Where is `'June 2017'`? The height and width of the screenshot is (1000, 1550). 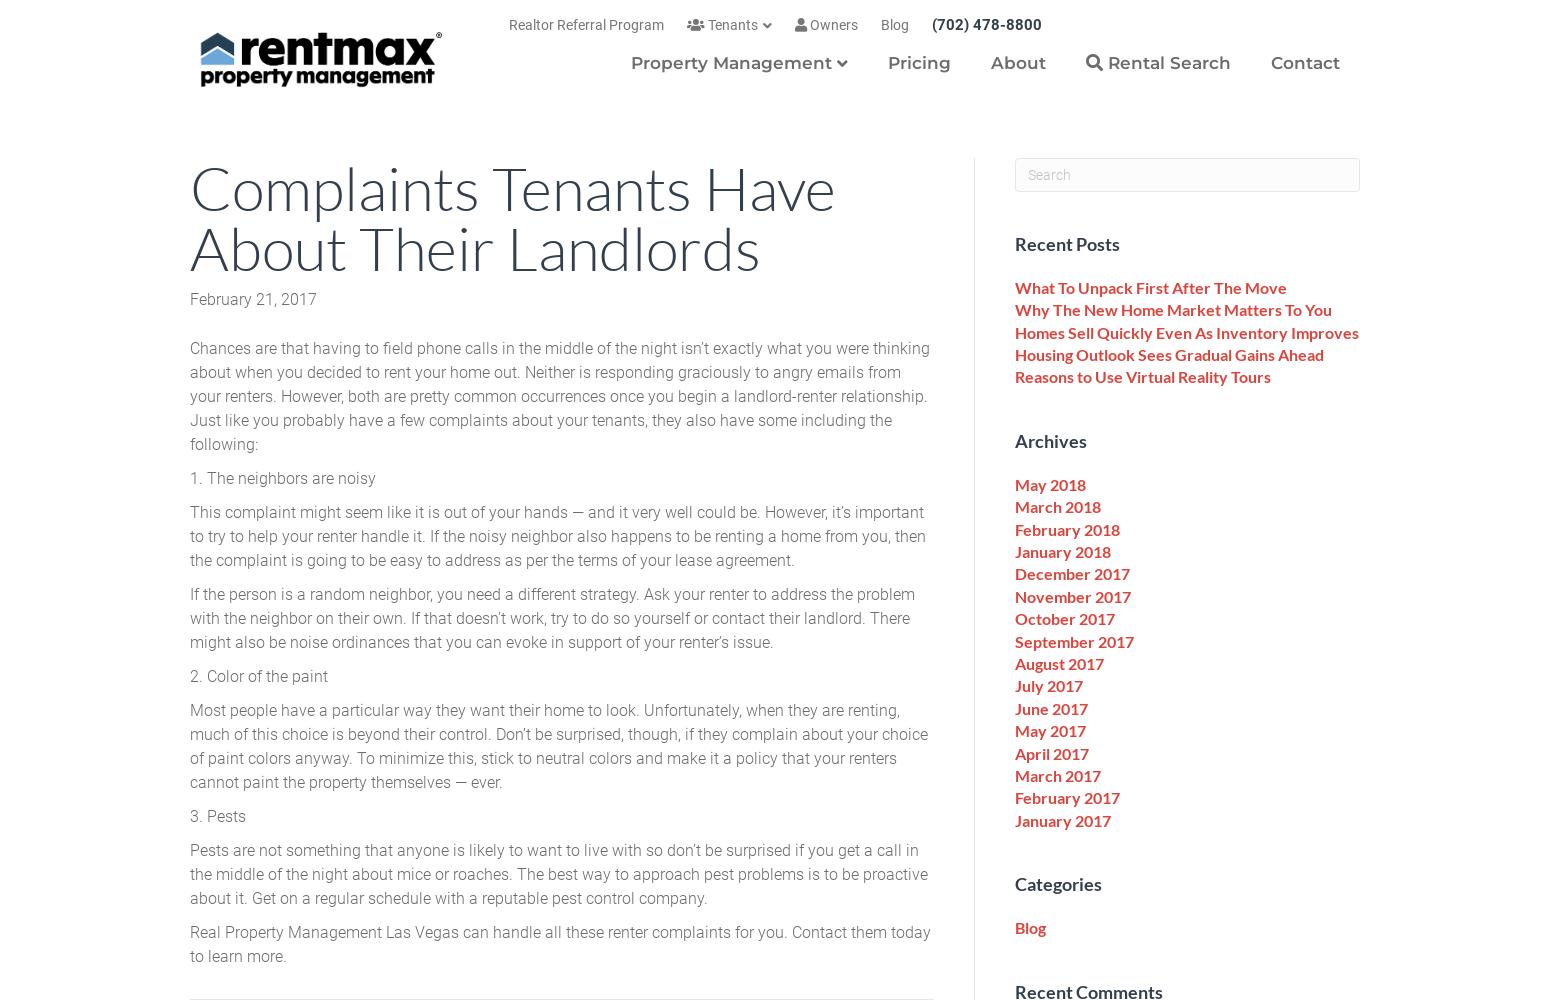 'June 2017' is located at coordinates (1051, 706).